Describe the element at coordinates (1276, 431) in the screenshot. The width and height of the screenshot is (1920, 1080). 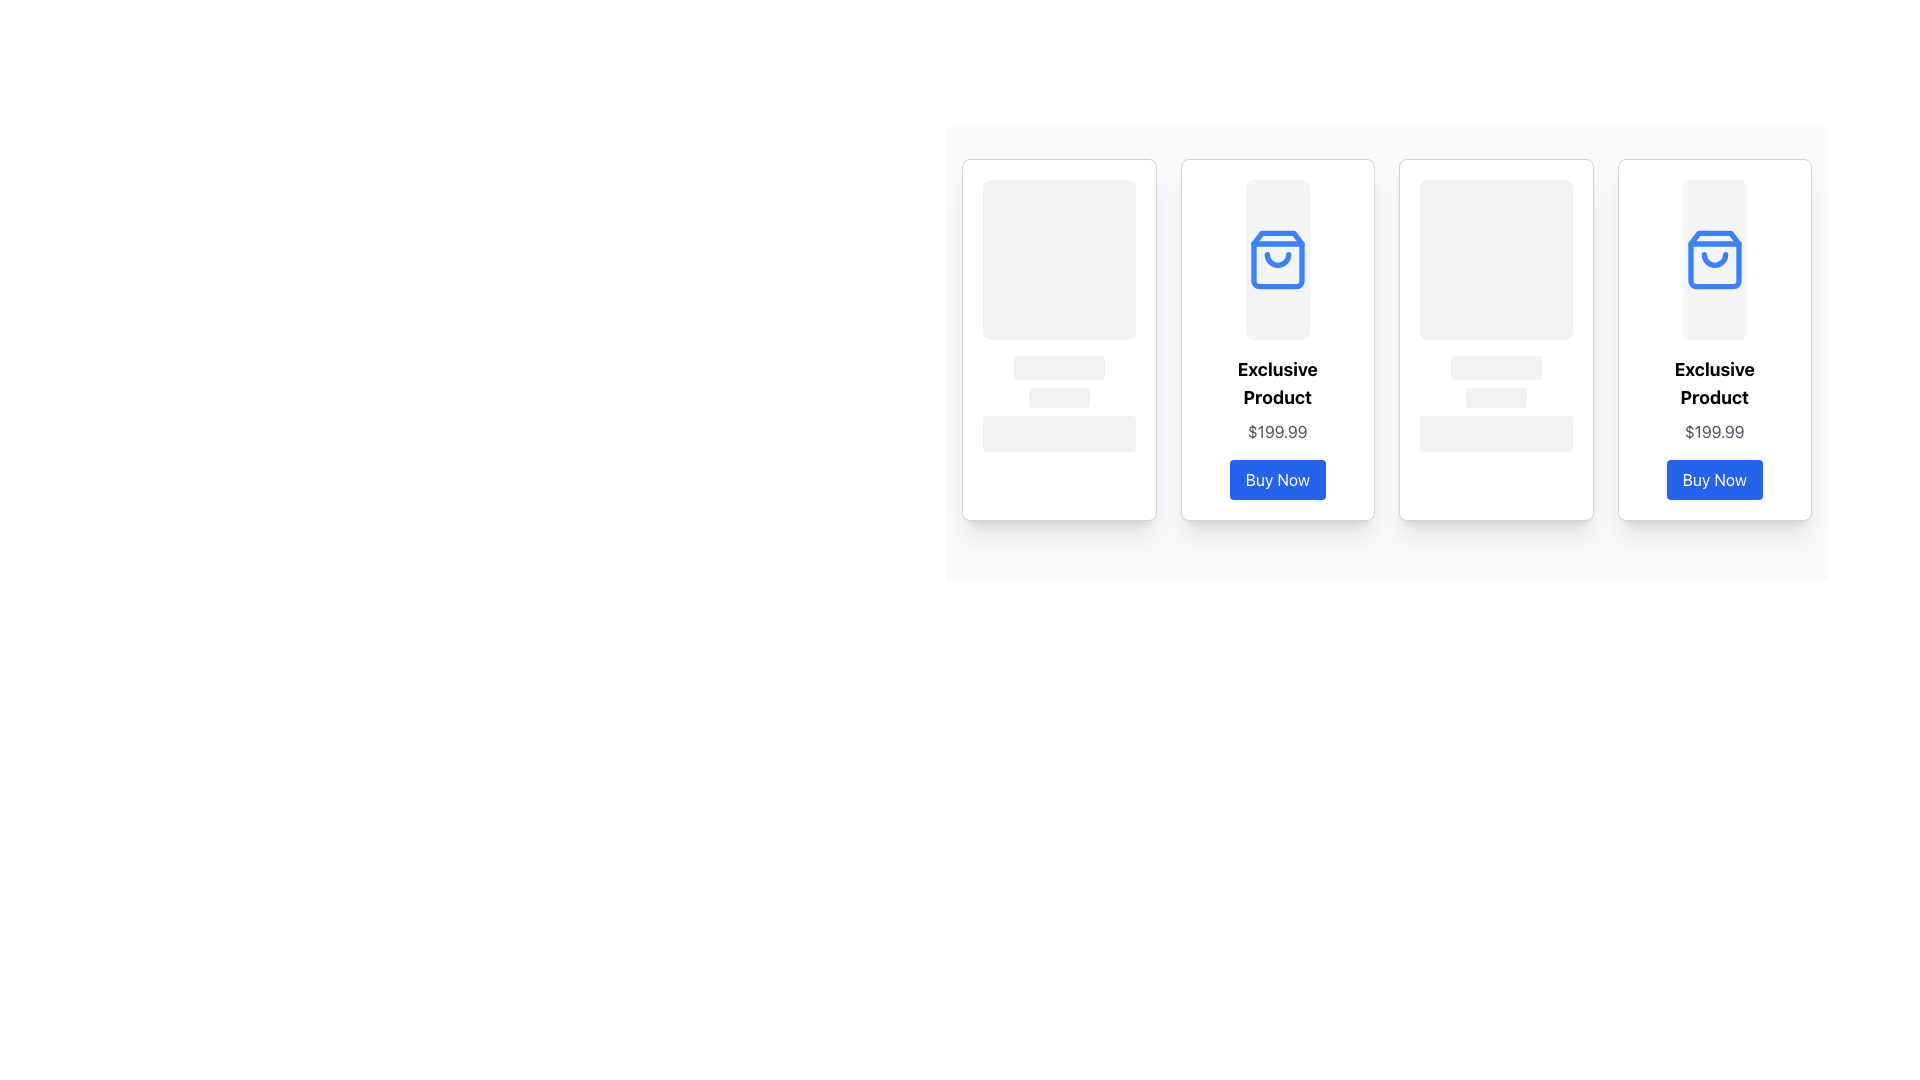
I see `price displayed in the label positioned below the header text 'Exclusive Product' and above the 'Buy Now' button in the middle card of the product grid` at that location.